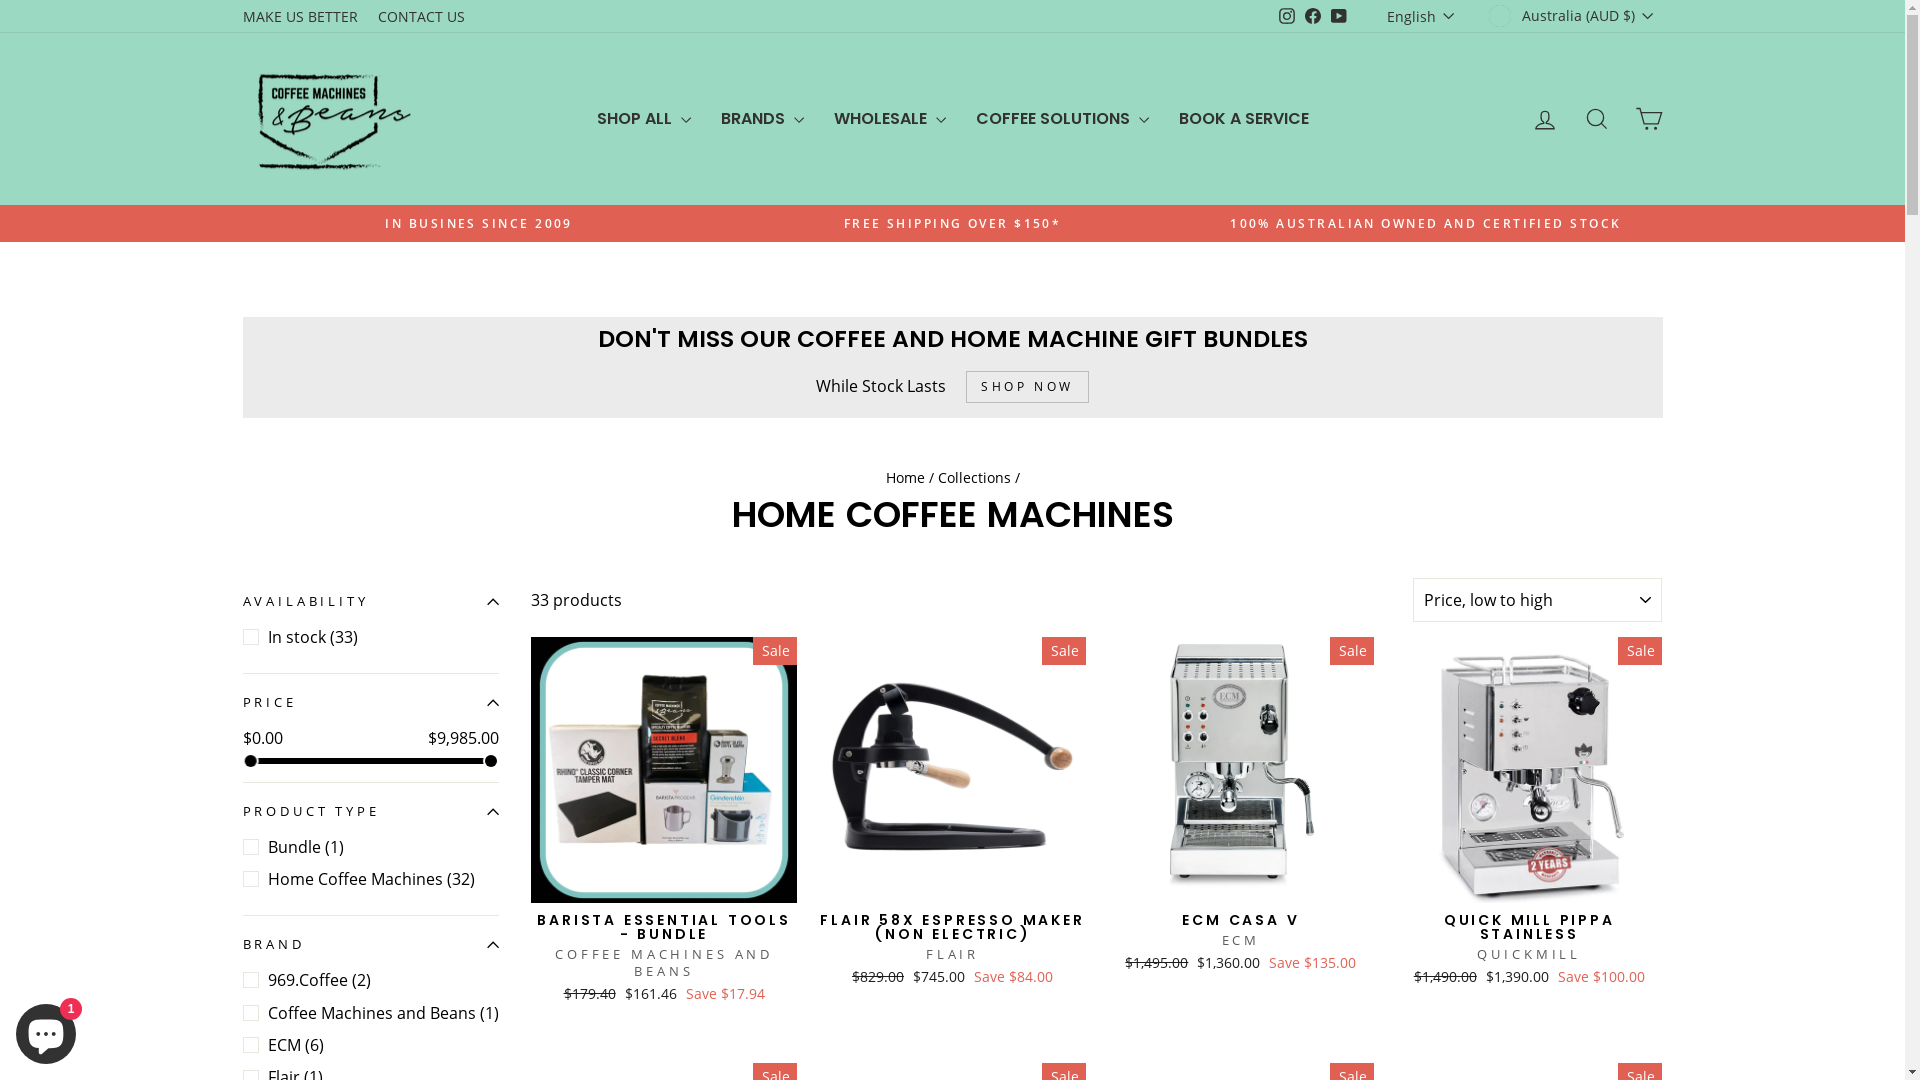  What do you see at coordinates (951, 223) in the screenshot?
I see `'FREE SHIPPING OVER $150*'` at bounding box center [951, 223].